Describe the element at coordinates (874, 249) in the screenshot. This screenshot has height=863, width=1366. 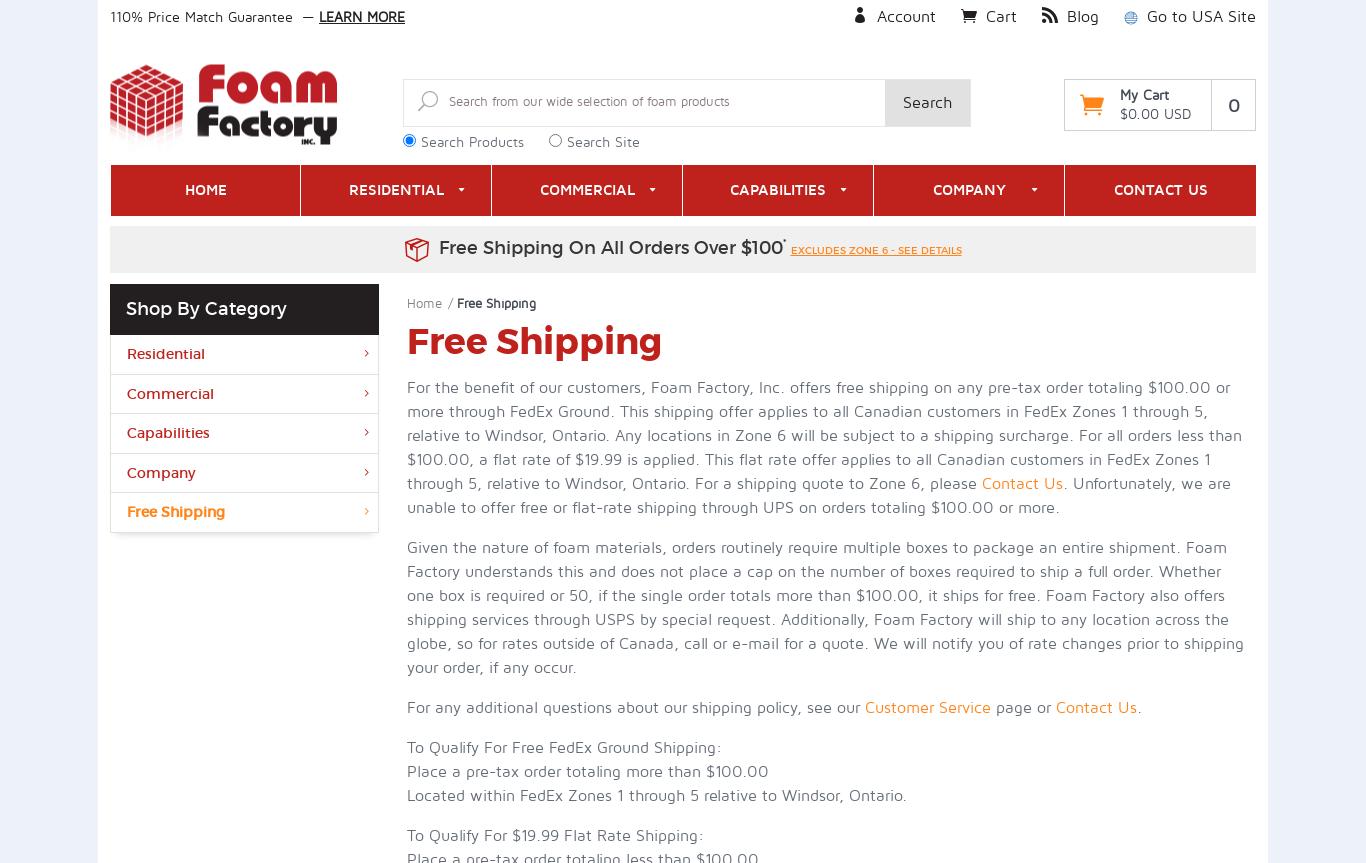
I see `'excludes zone 6 - see details'` at that location.